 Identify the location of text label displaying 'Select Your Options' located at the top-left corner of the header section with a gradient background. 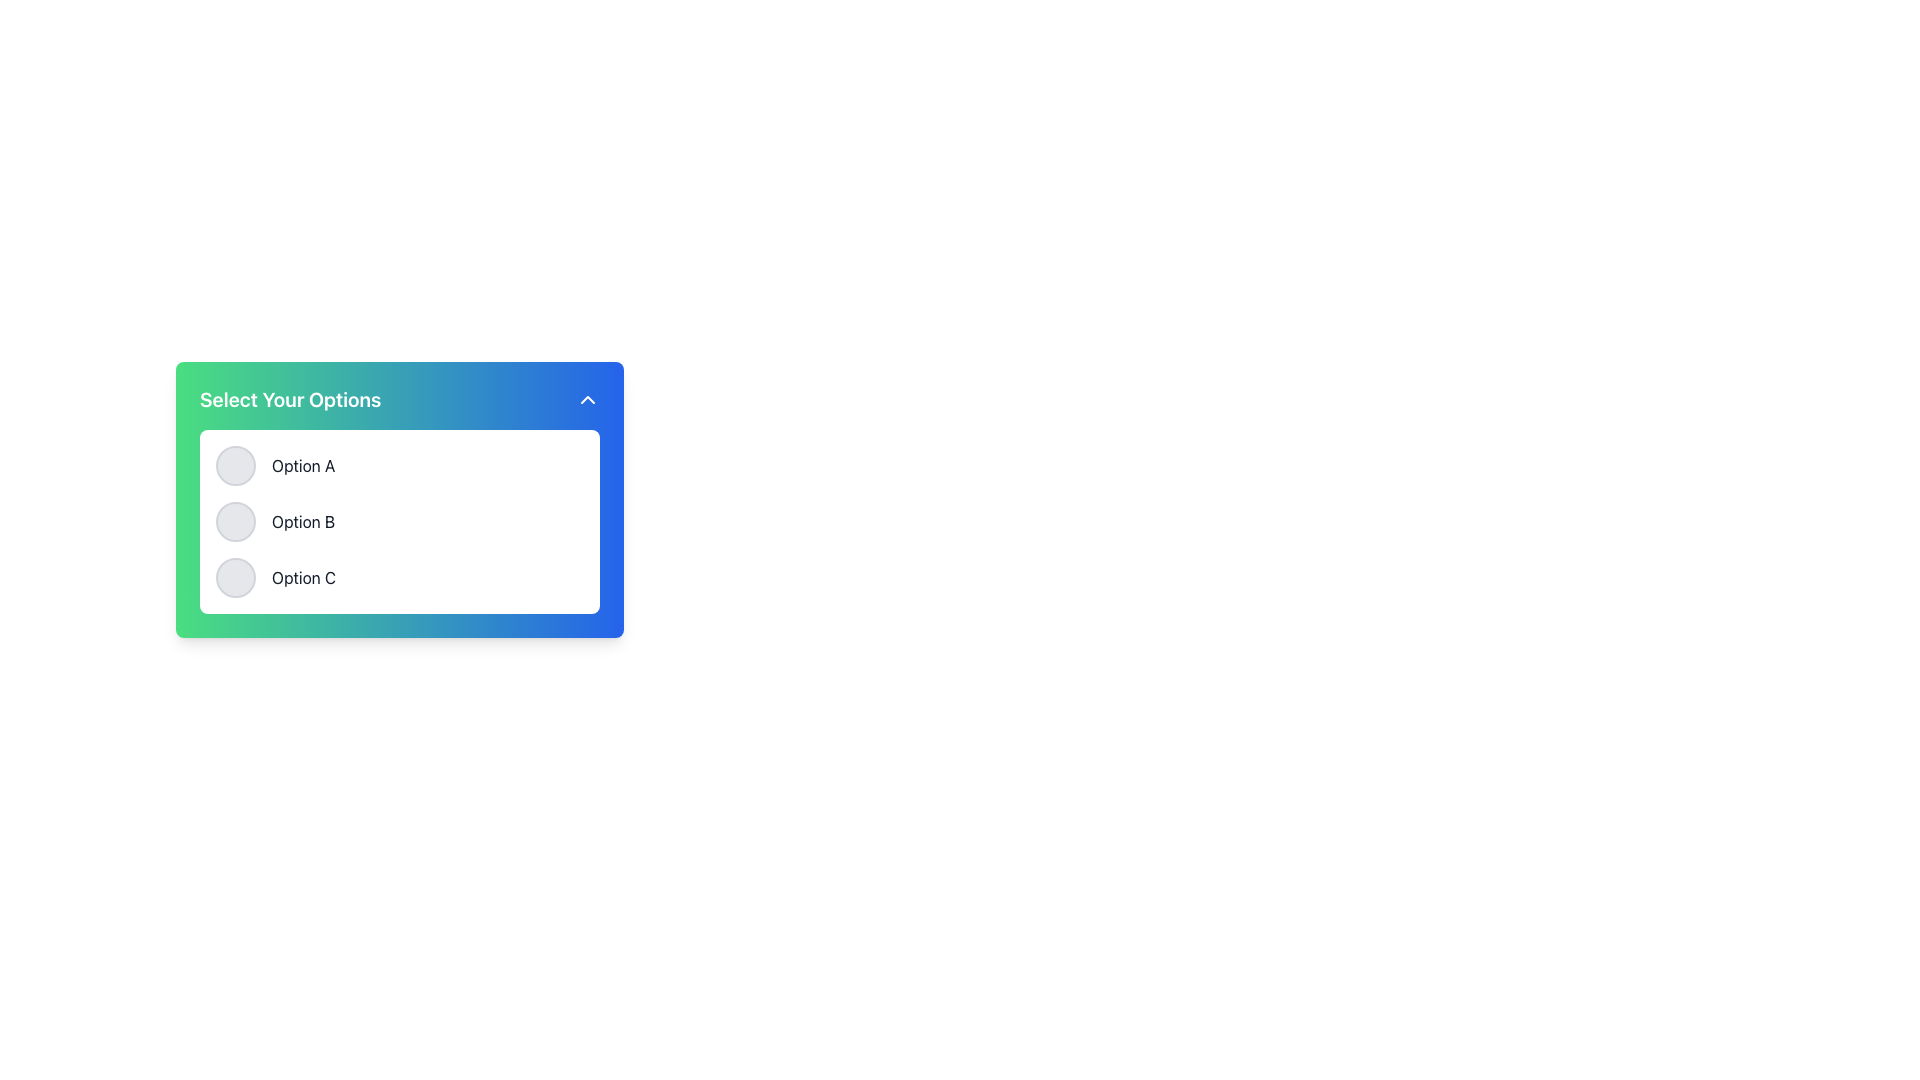
(289, 400).